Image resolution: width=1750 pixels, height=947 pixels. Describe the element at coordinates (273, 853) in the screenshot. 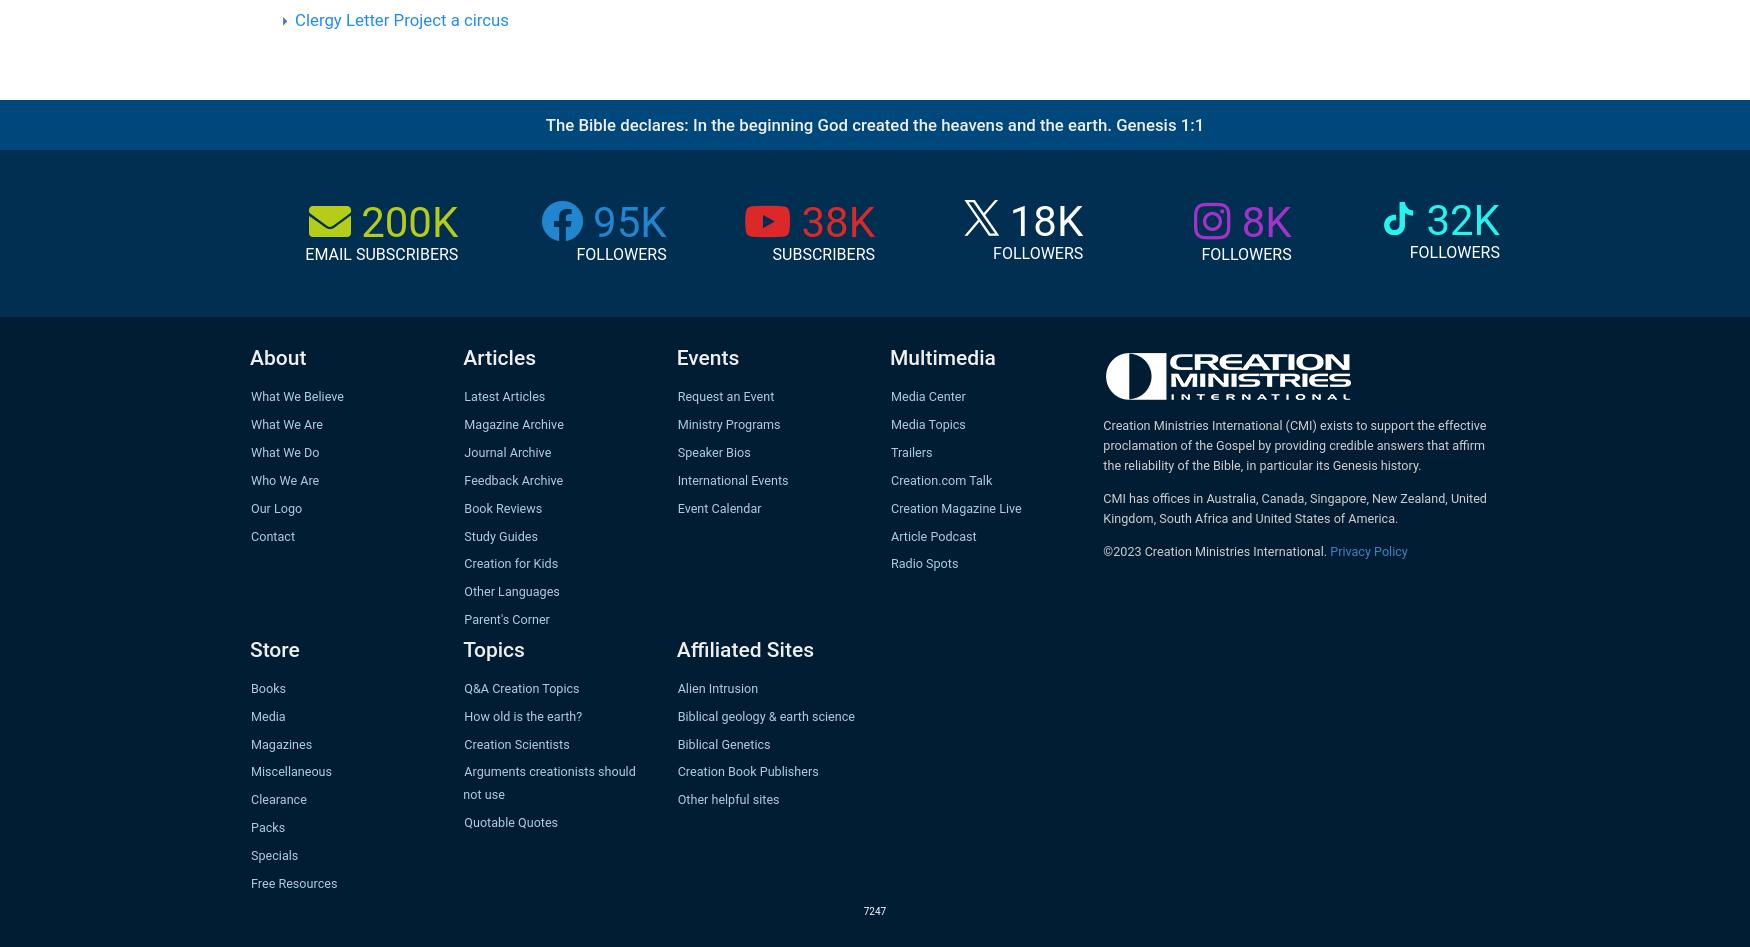

I see `'Specials'` at that location.